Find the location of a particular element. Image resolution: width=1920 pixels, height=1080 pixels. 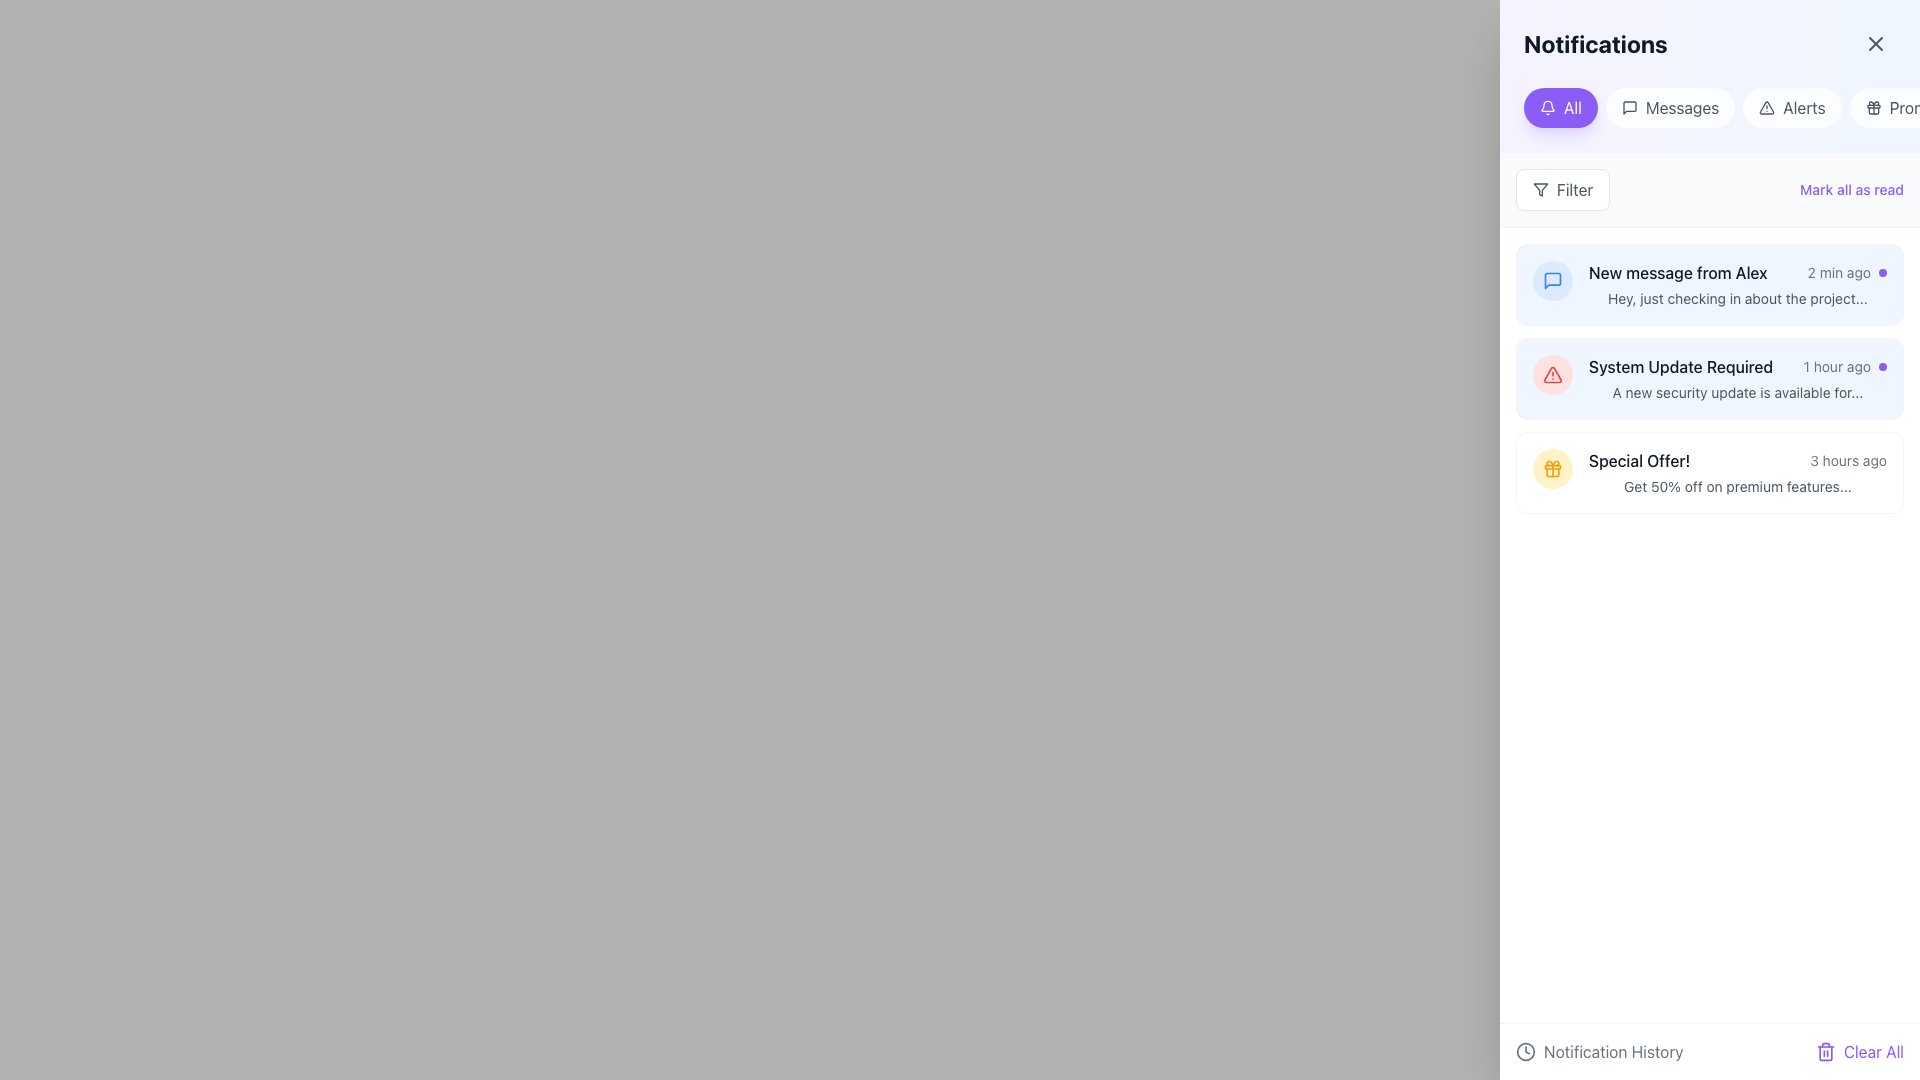

the 'All' button is located at coordinates (1559, 108).